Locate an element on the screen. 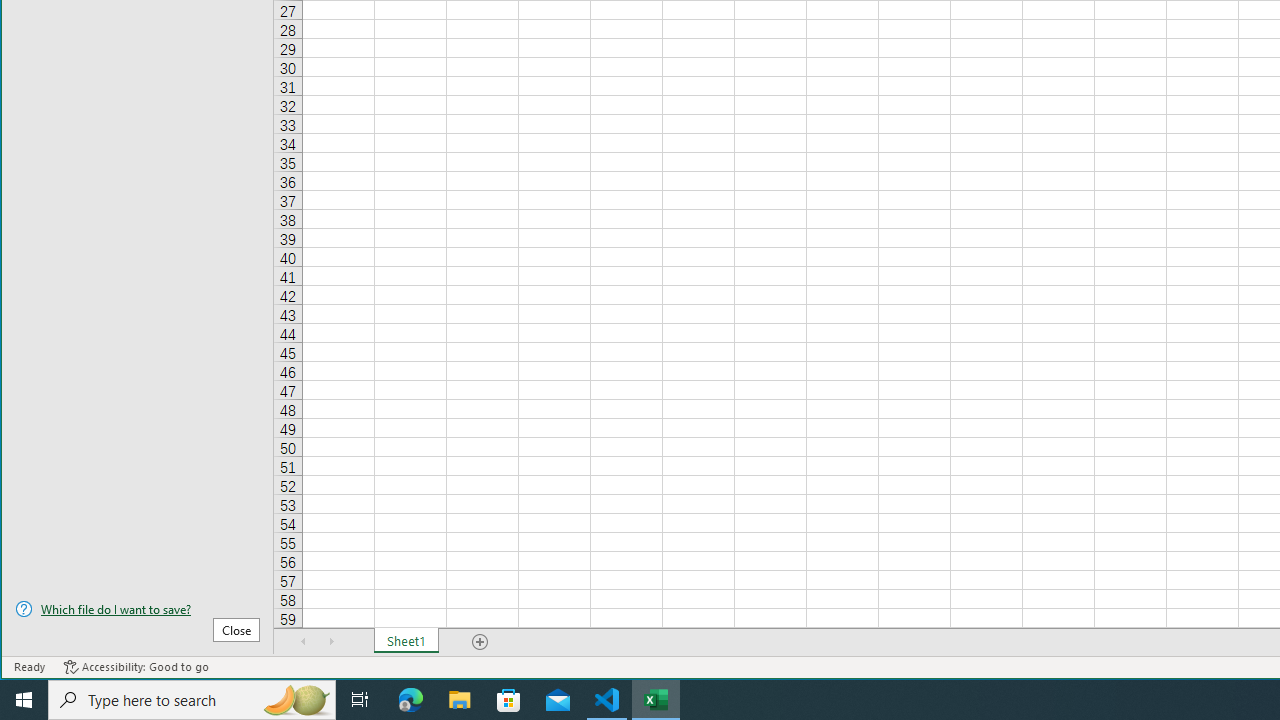 The height and width of the screenshot is (720, 1280). 'Microsoft Store' is located at coordinates (509, 698).